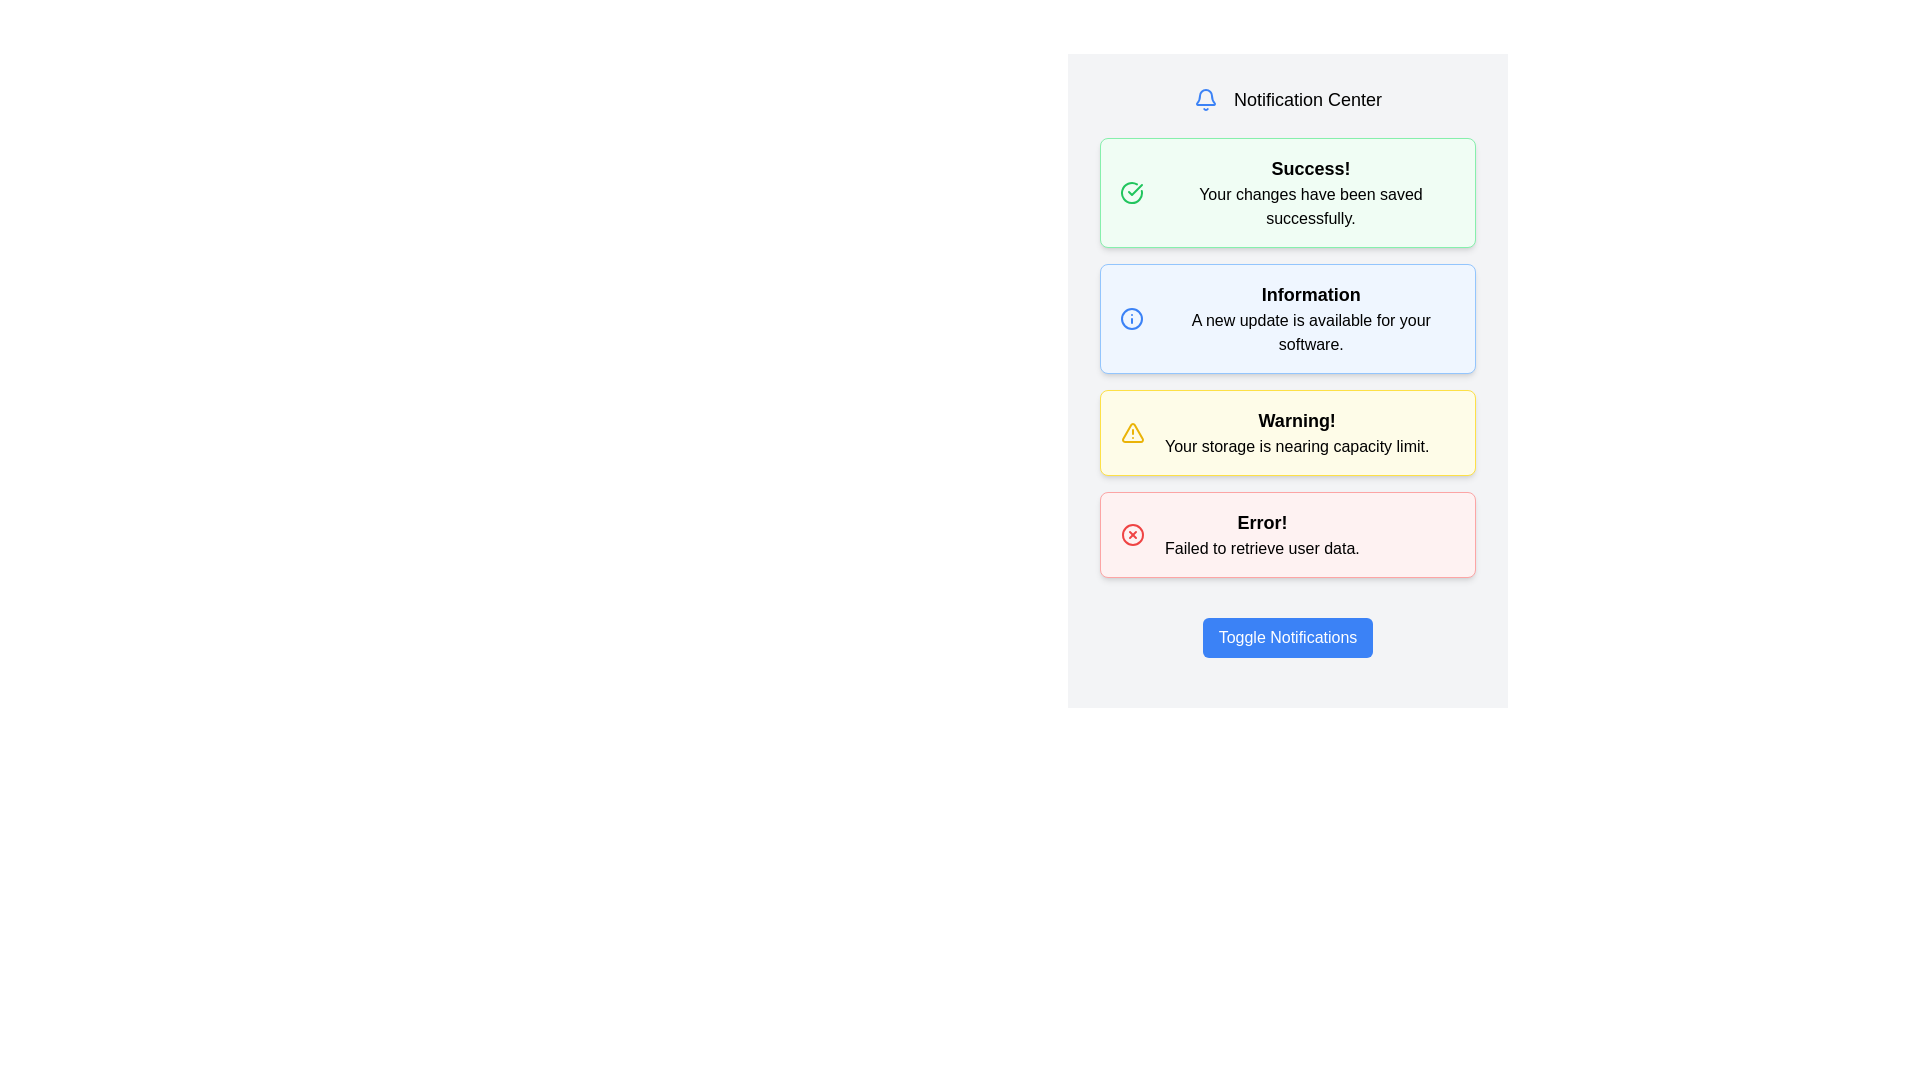 Image resolution: width=1920 pixels, height=1080 pixels. I want to click on text element labeled 'Notification Center' which is positioned to the right of a bell icon in the notification section of the interface, so click(1307, 100).